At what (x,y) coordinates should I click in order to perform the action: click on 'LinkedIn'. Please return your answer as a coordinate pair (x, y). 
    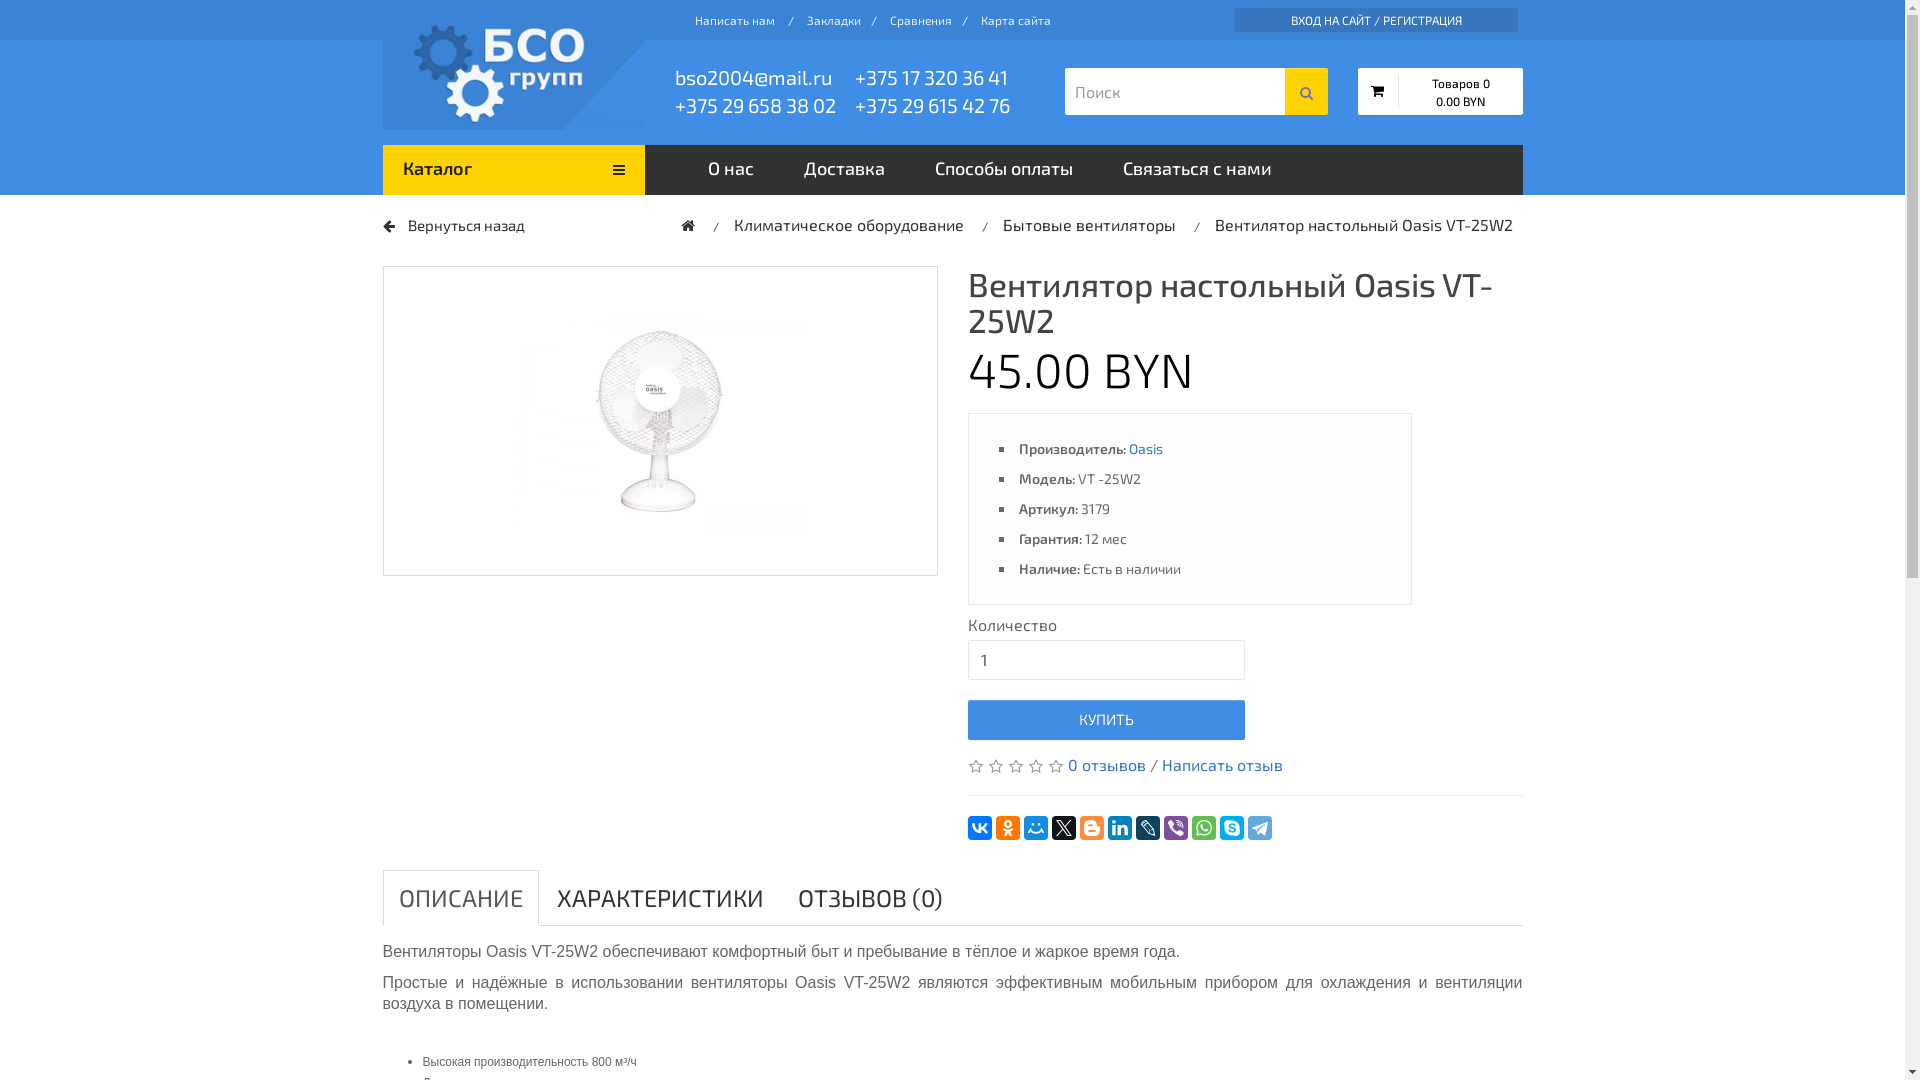
    Looking at the image, I should click on (1118, 828).